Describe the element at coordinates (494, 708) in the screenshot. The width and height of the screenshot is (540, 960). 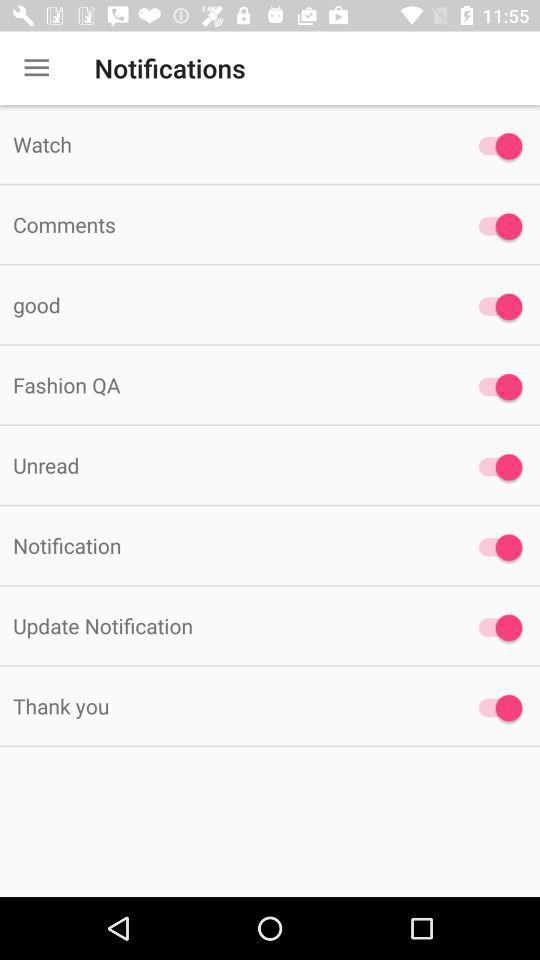
I see `ativar/desativar esta funo` at that location.